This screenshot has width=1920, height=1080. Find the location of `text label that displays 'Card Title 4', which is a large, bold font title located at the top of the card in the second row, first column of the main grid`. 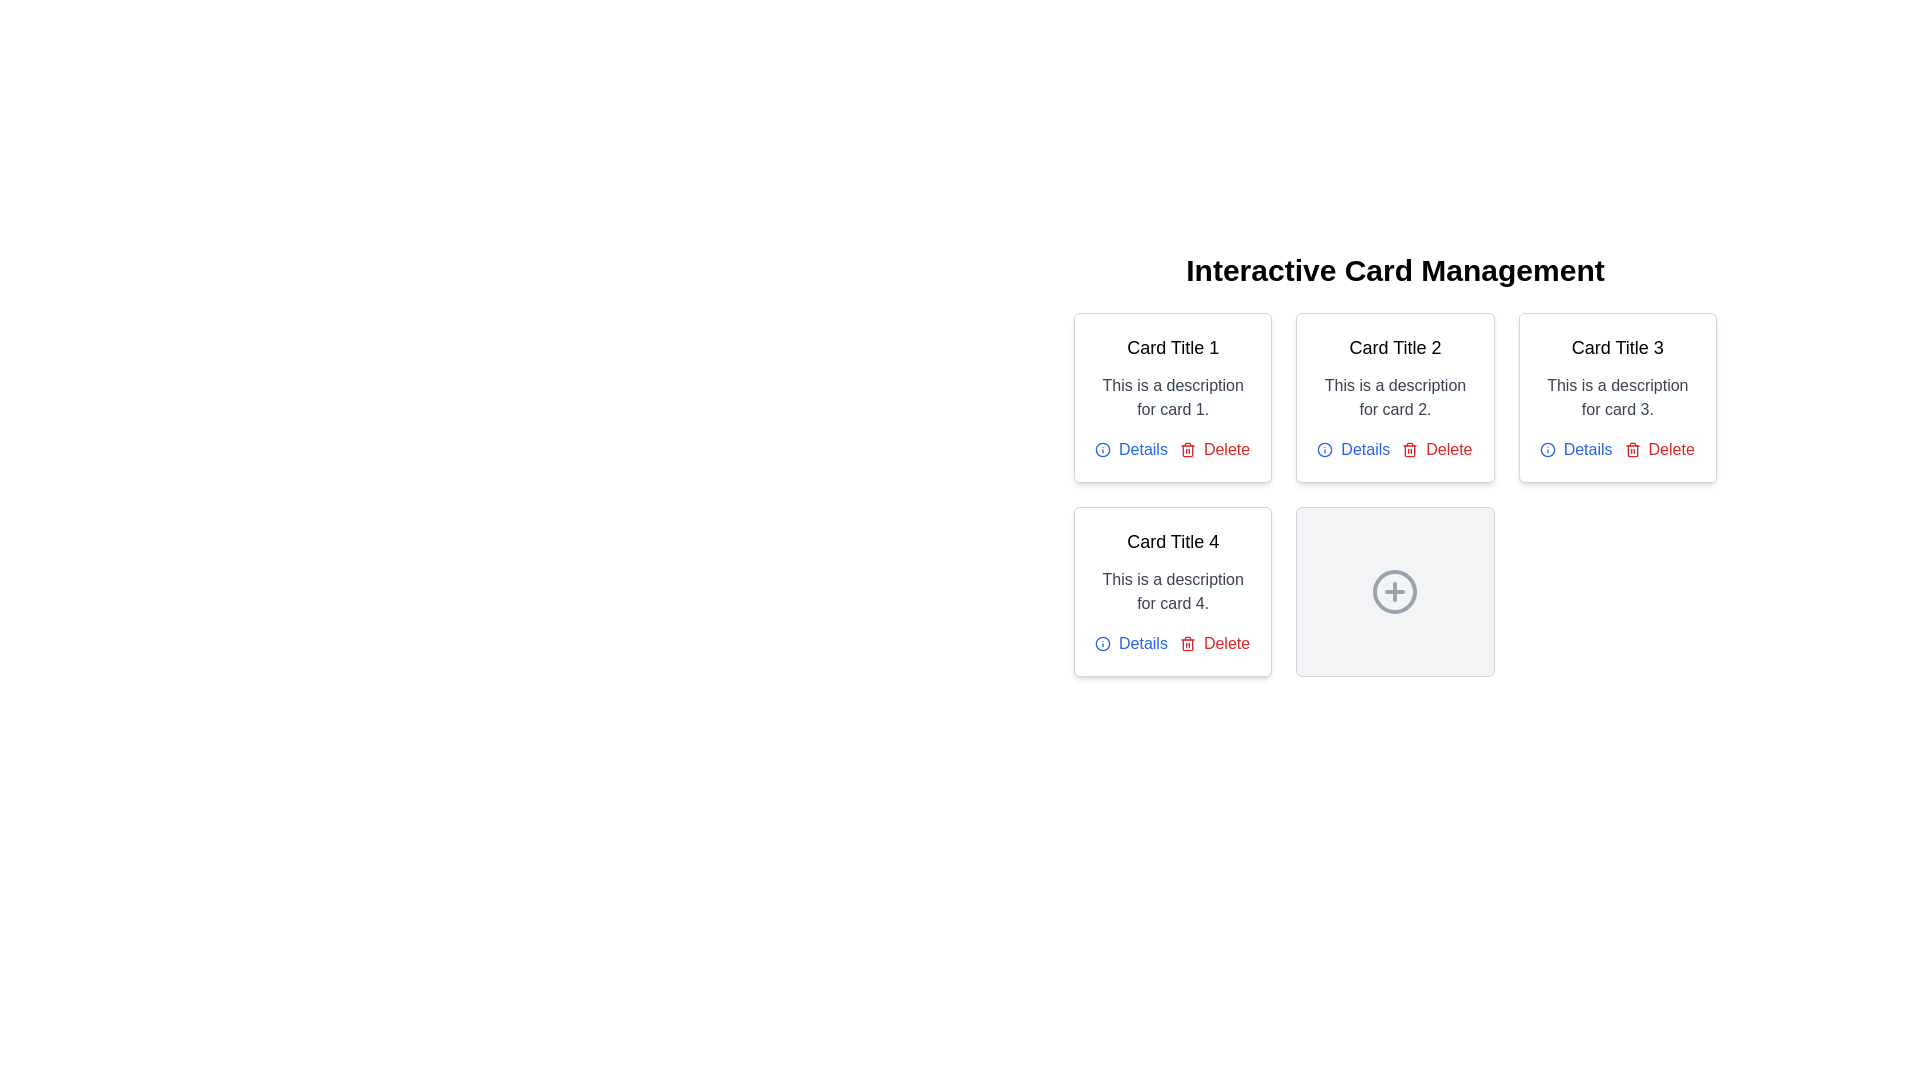

text label that displays 'Card Title 4', which is a large, bold font title located at the top of the card in the second row, first column of the main grid is located at coordinates (1173, 542).